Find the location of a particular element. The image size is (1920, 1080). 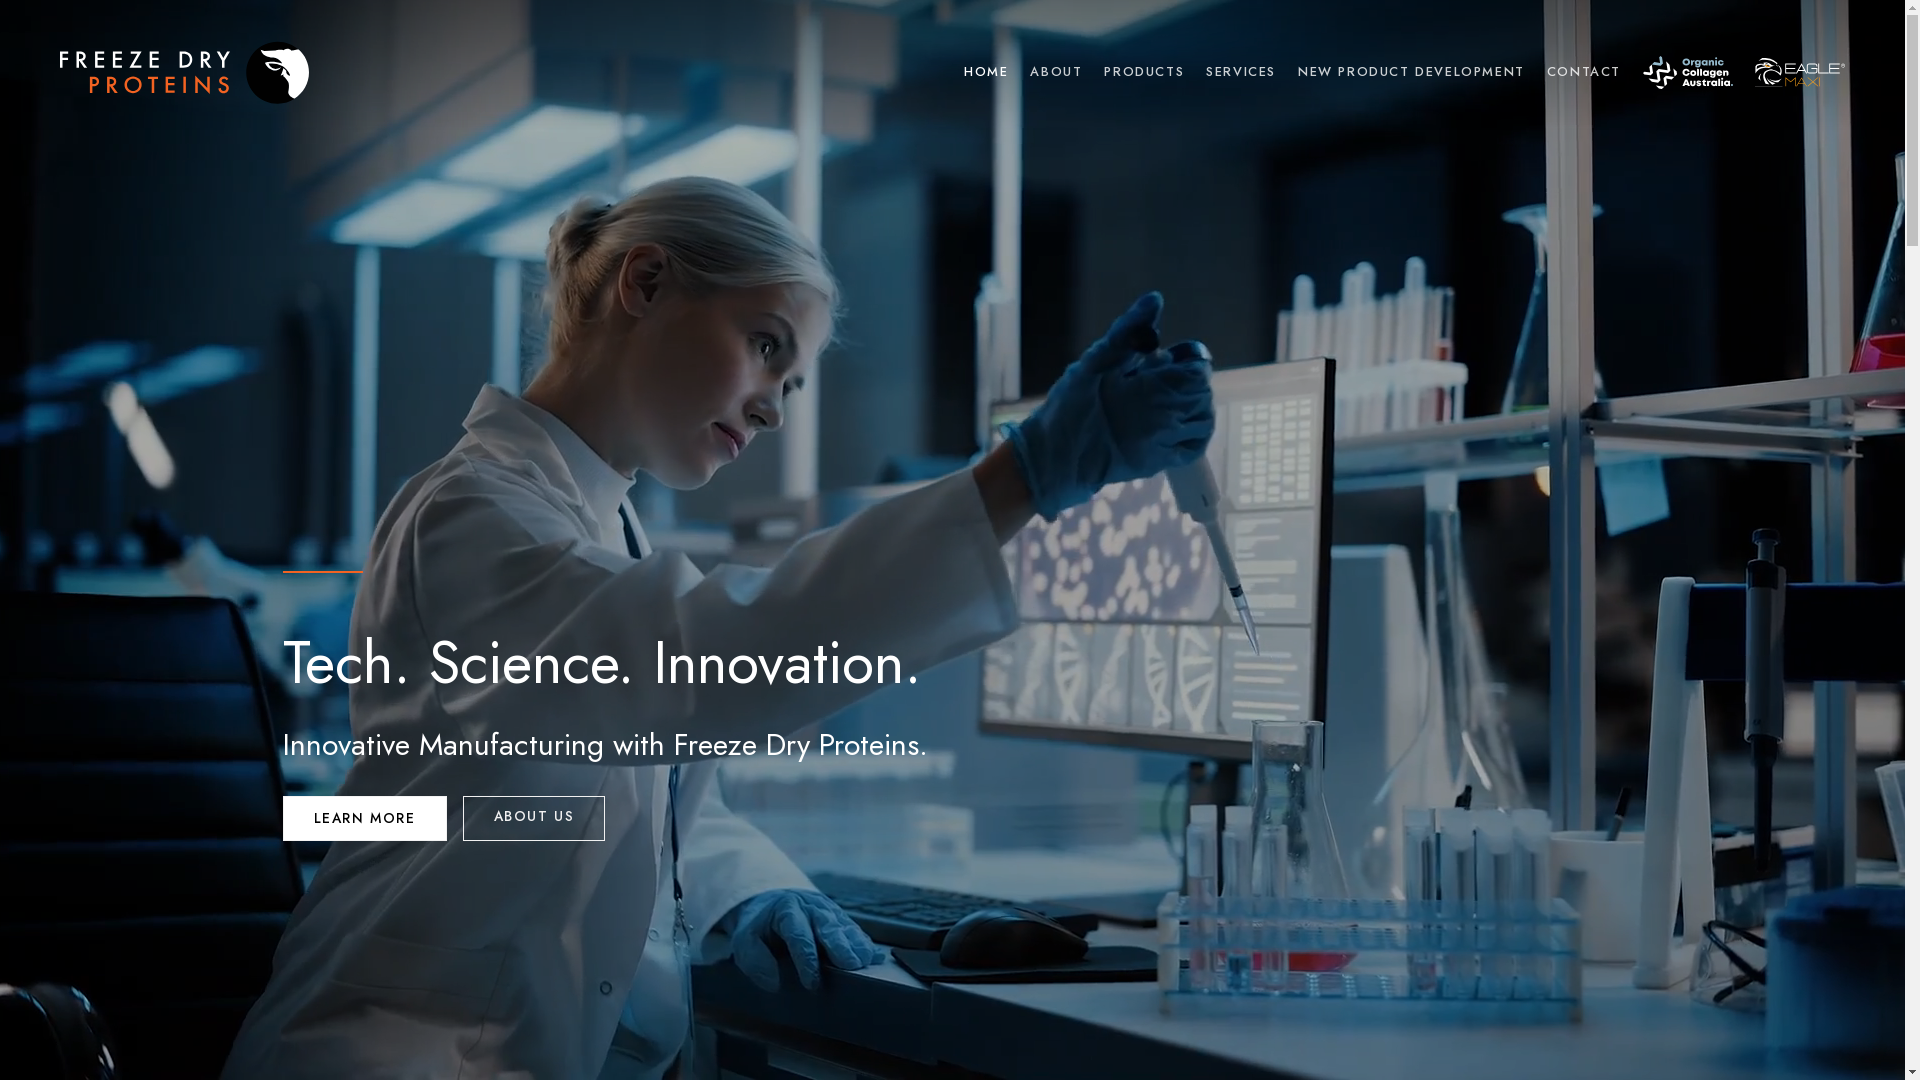

'LEARN MORE' is located at coordinates (281, 818).